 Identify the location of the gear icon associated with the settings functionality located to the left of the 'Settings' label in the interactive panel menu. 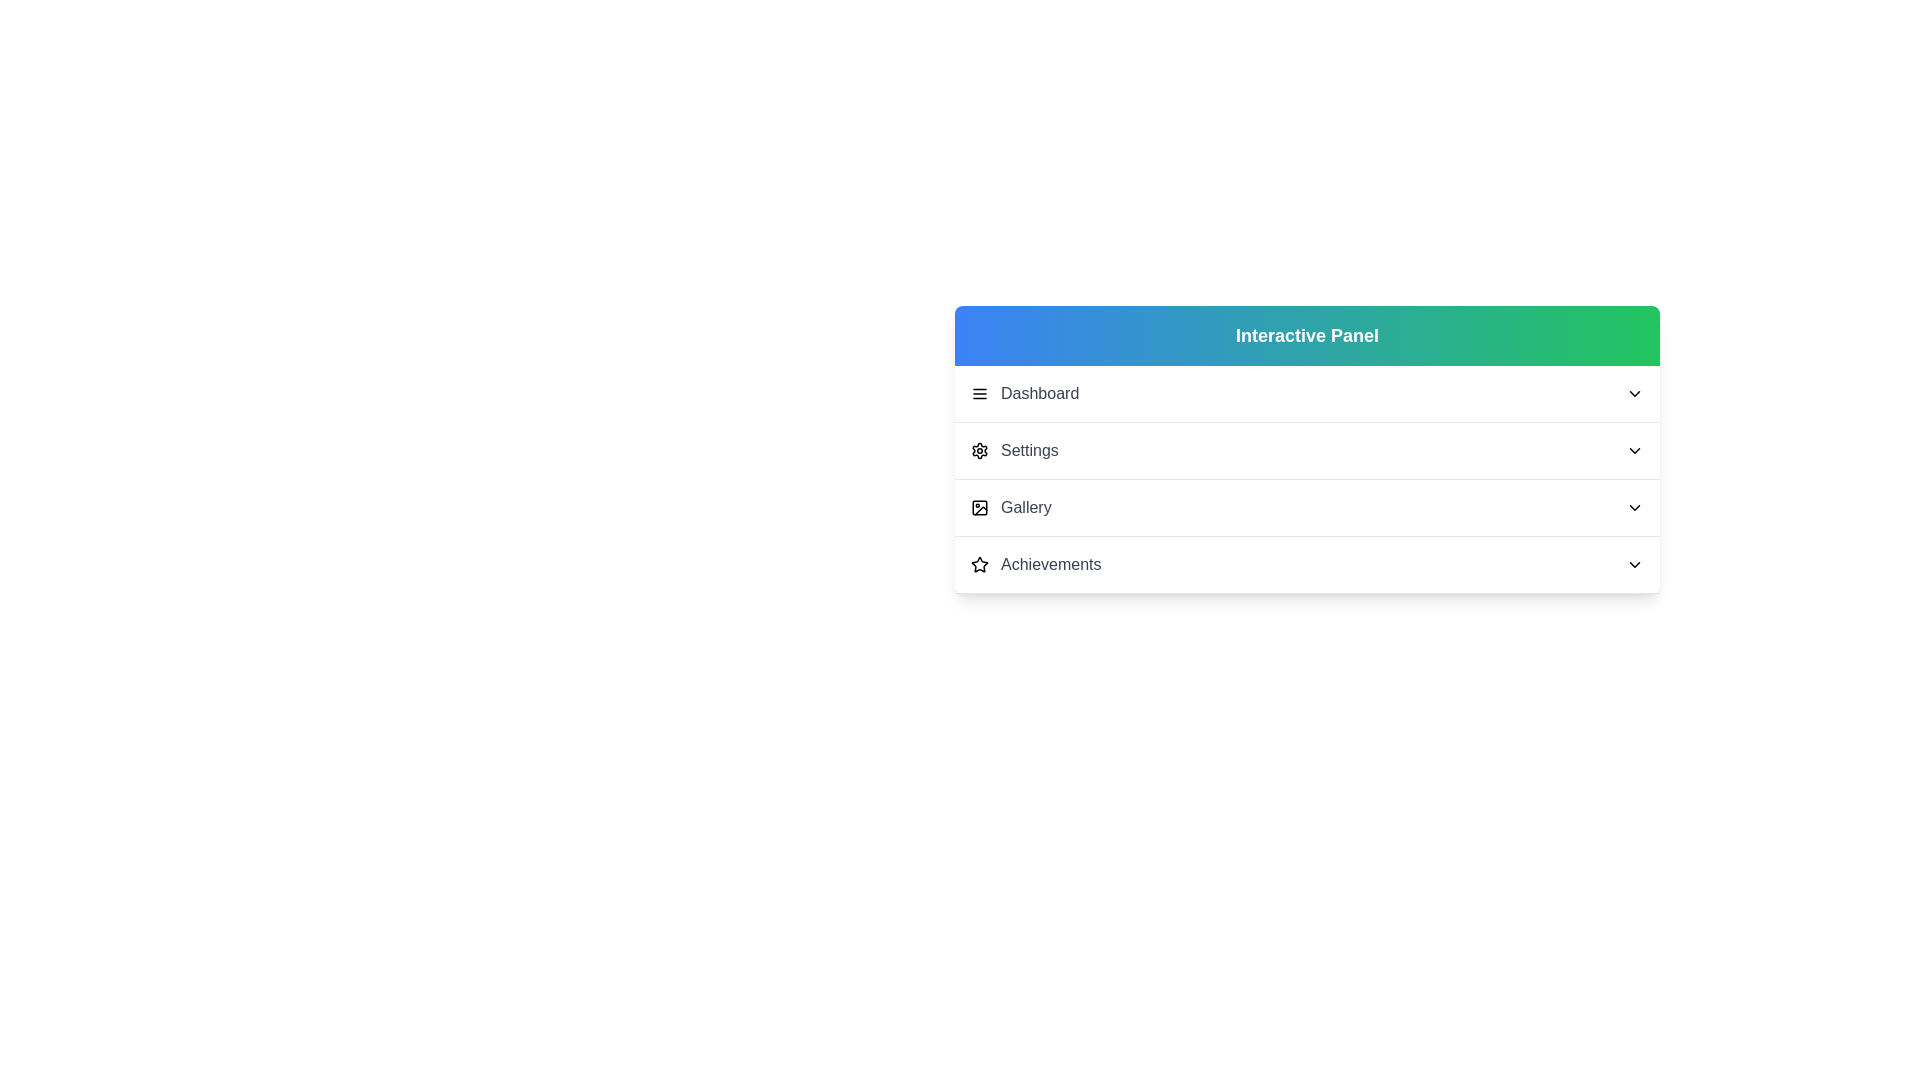
(979, 451).